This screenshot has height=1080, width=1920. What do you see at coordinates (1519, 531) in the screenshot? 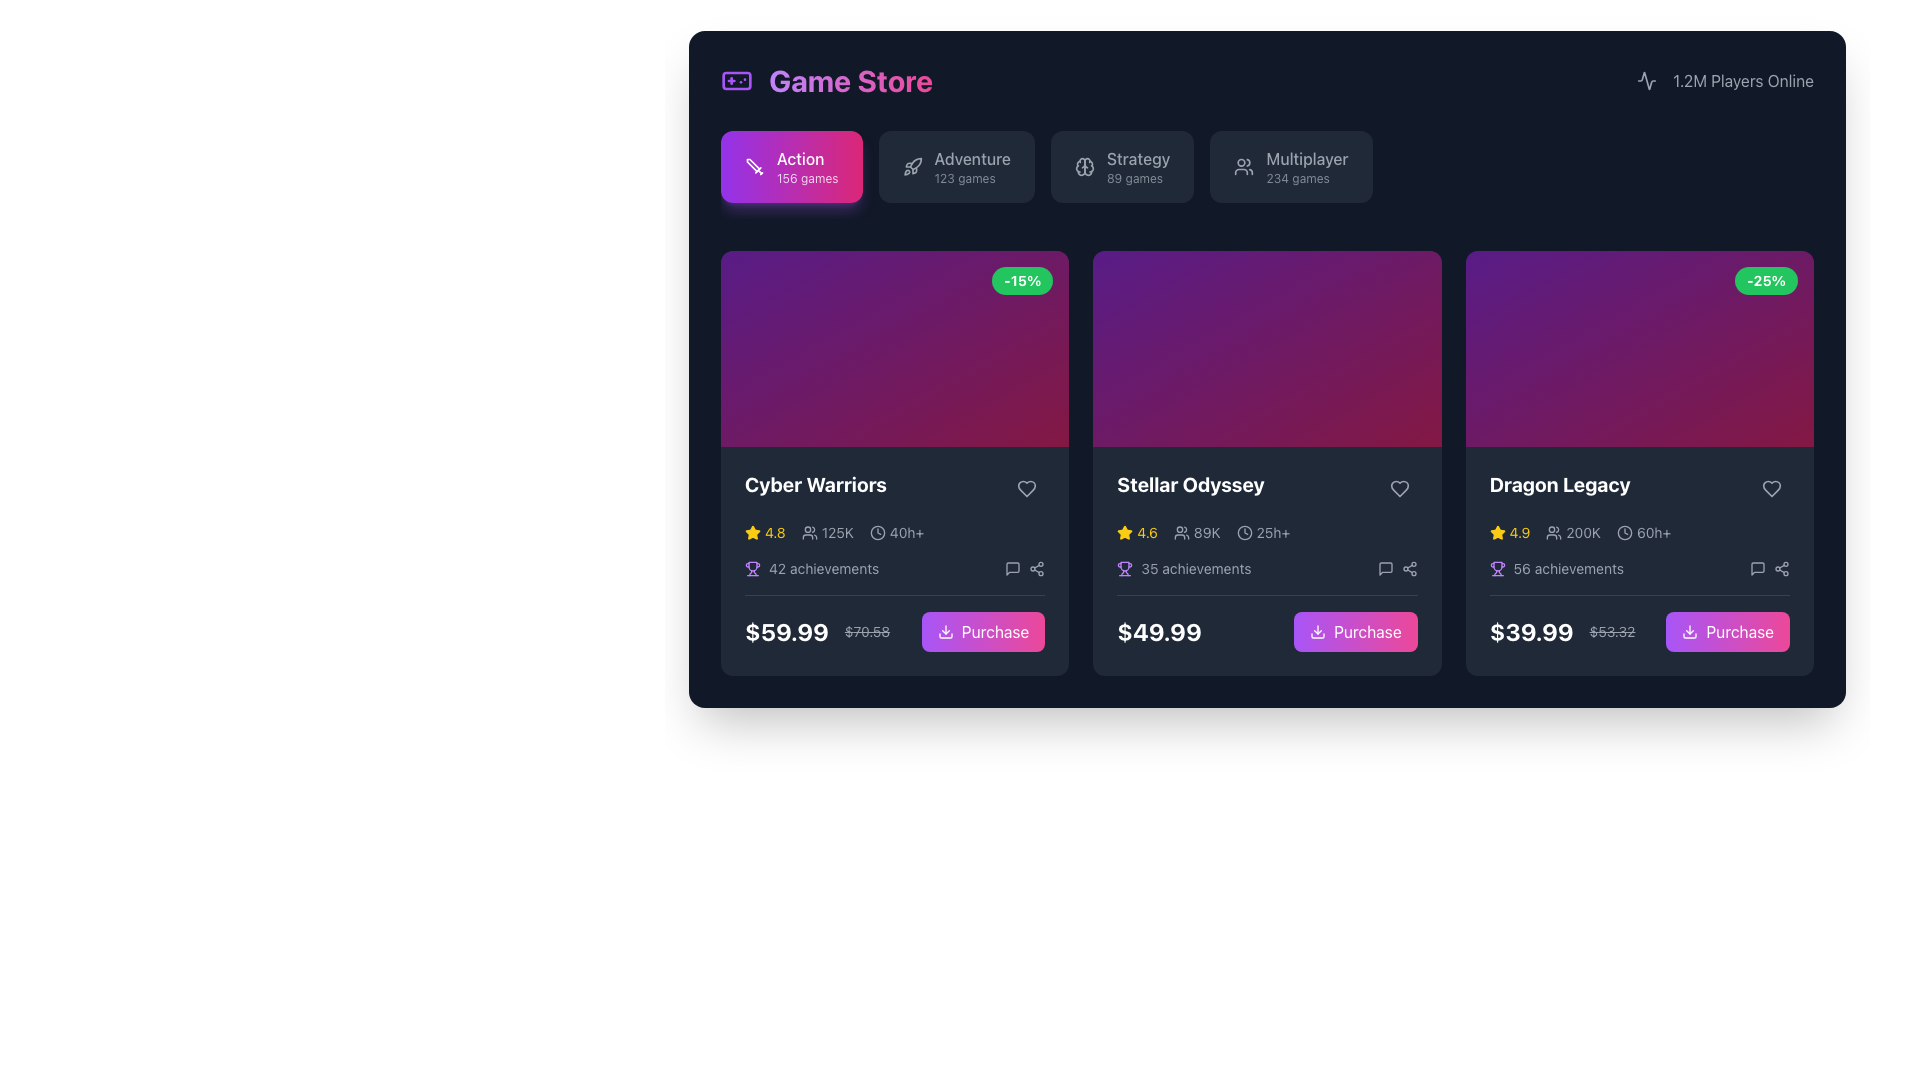
I see `the rating text label for the 'Dragon Legacy' game, located under the game's title and to the right of the small yellow star icon` at bounding box center [1519, 531].